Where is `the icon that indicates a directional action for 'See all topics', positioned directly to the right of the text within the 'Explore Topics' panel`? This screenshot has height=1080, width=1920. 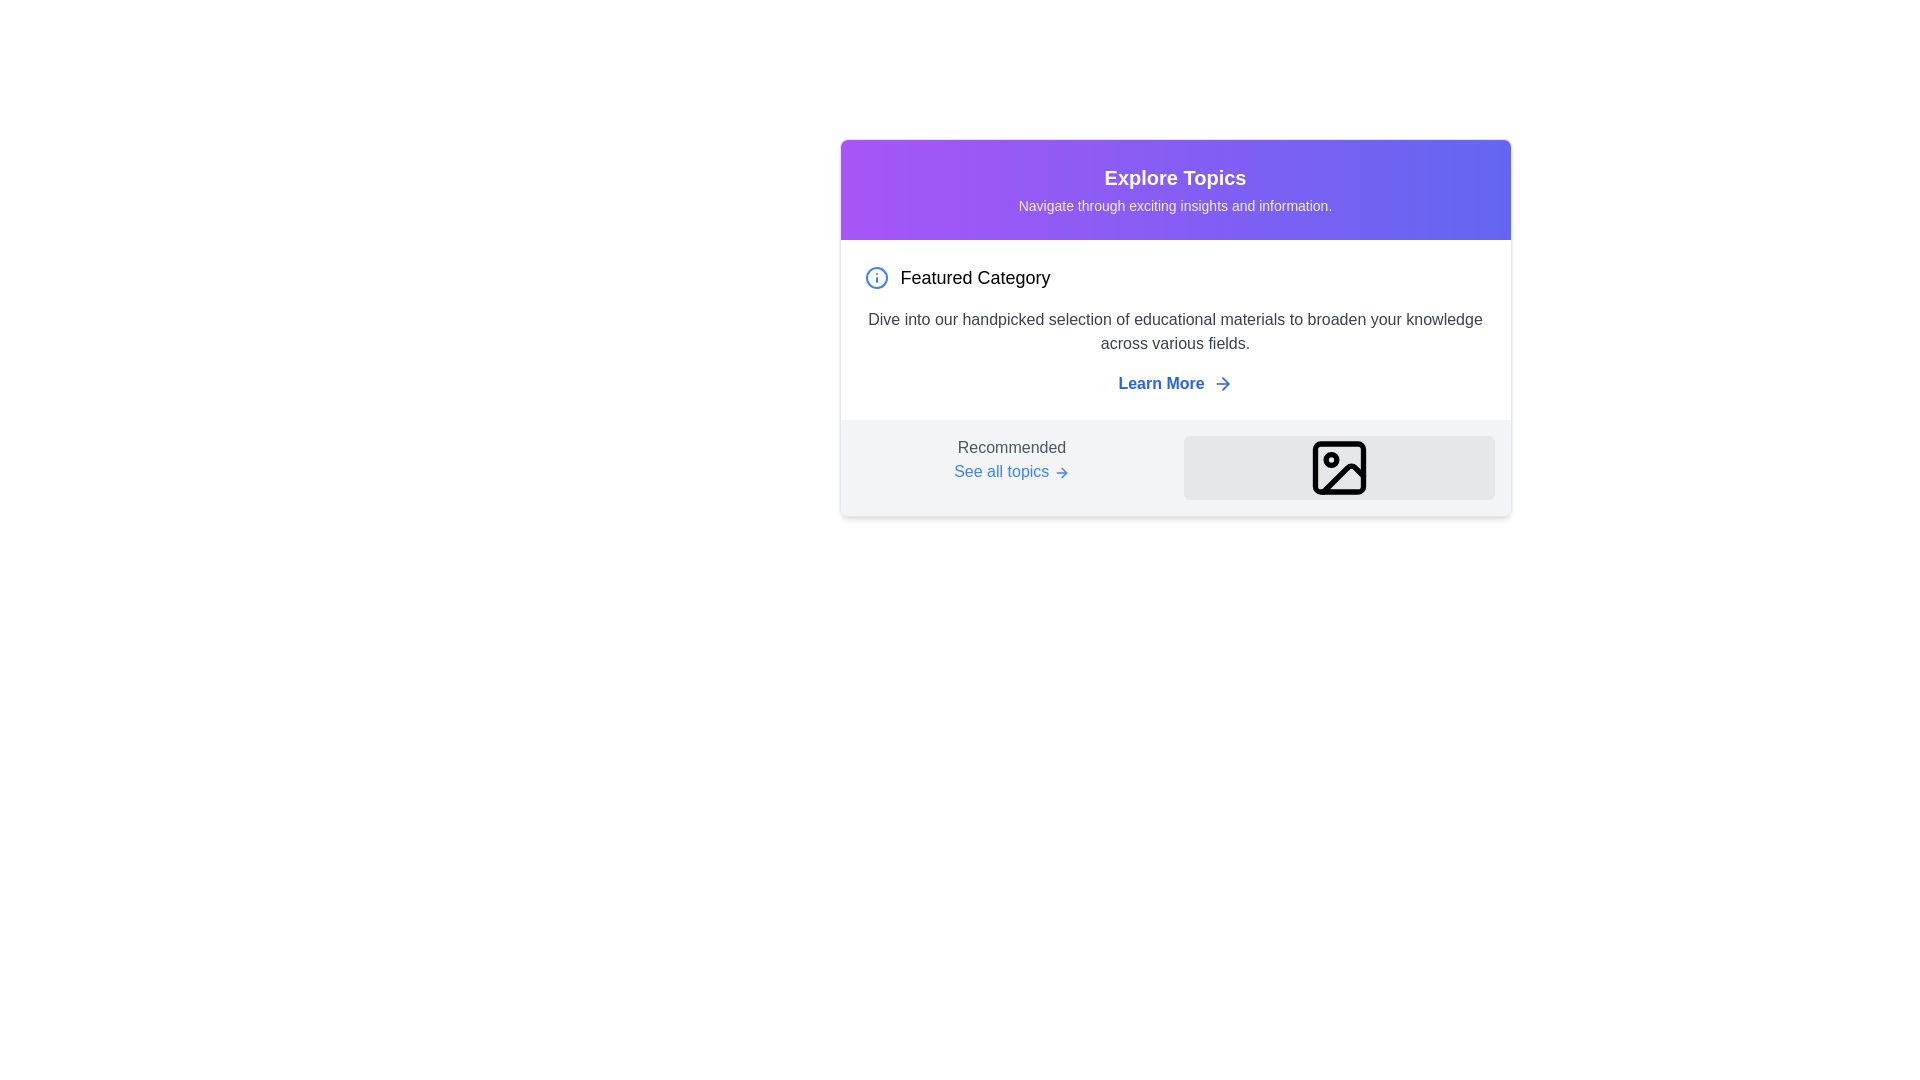 the icon that indicates a directional action for 'See all topics', positioned directly to the right of the text within the 'Explore Topics' panel is located at coordinates (1060, 472).